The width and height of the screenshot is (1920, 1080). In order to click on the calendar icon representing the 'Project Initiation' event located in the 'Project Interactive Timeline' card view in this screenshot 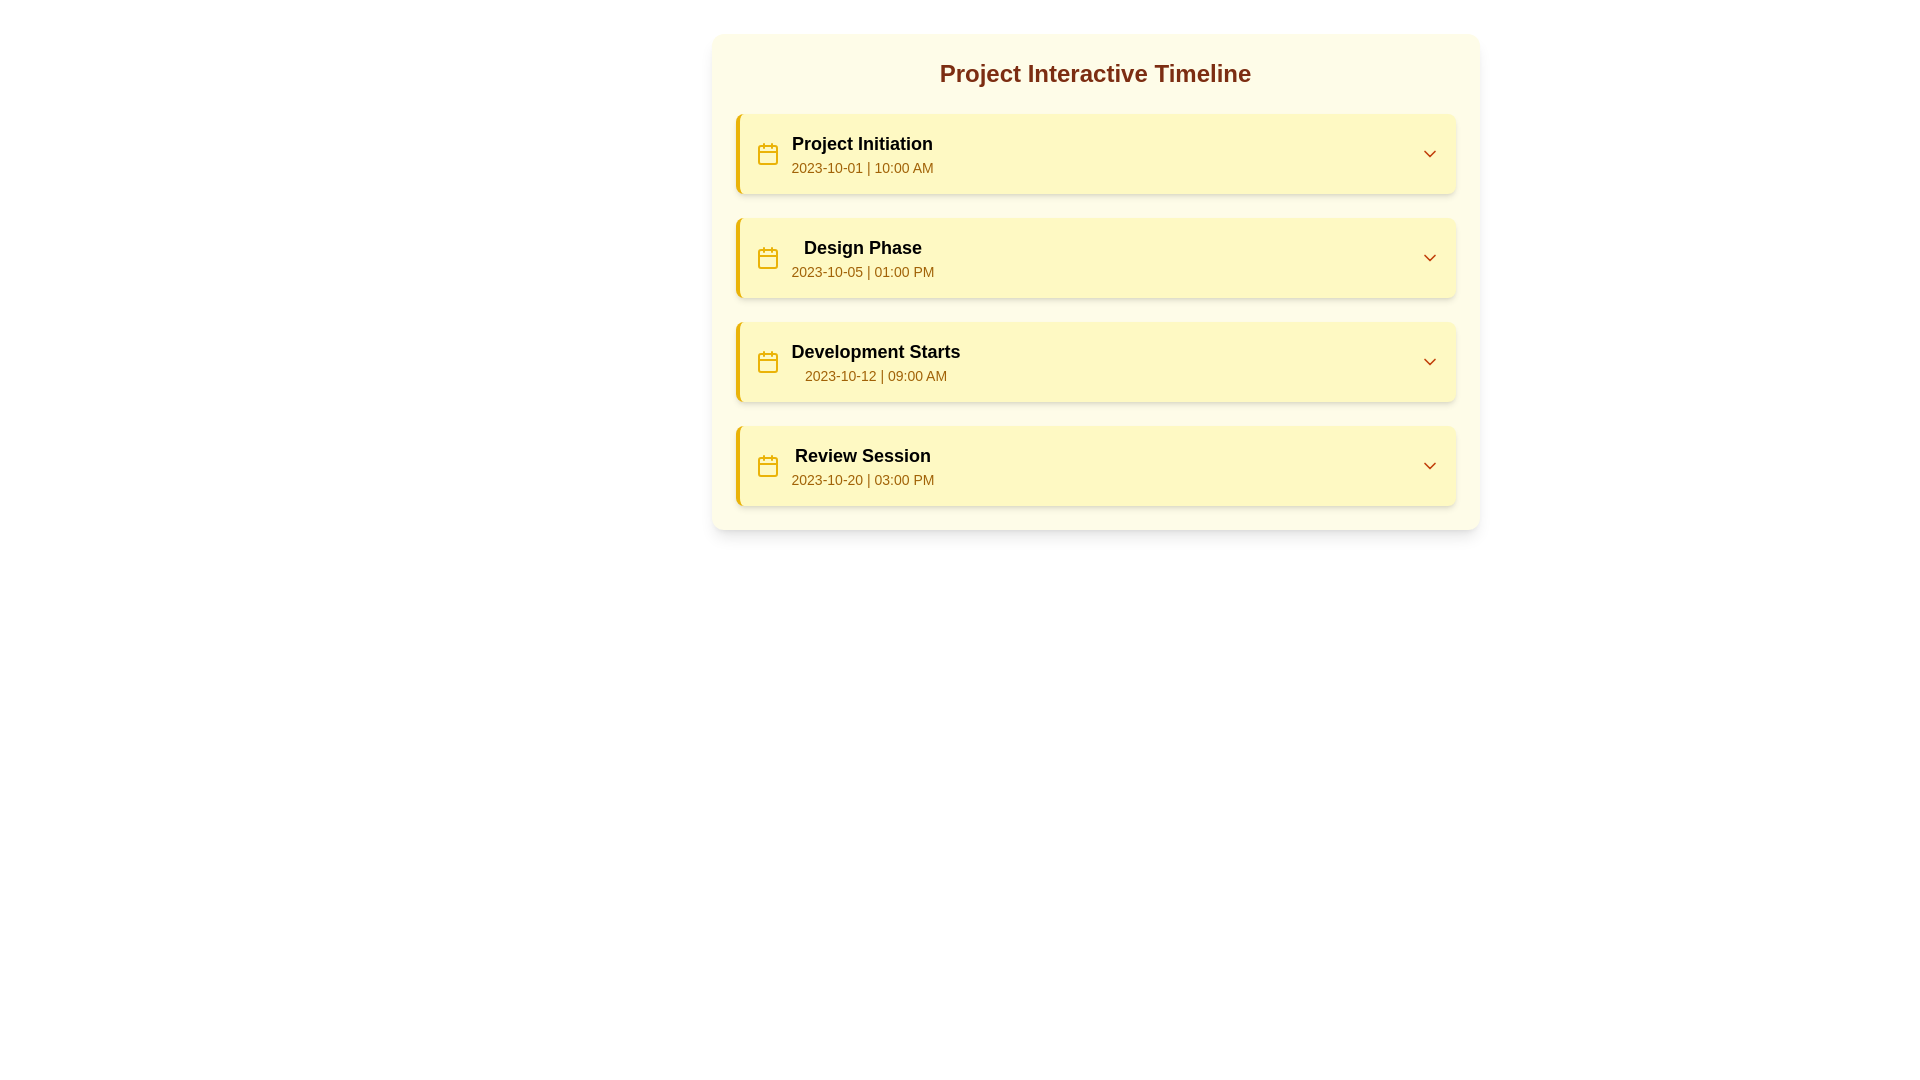, I will do `click(766, 153)`.